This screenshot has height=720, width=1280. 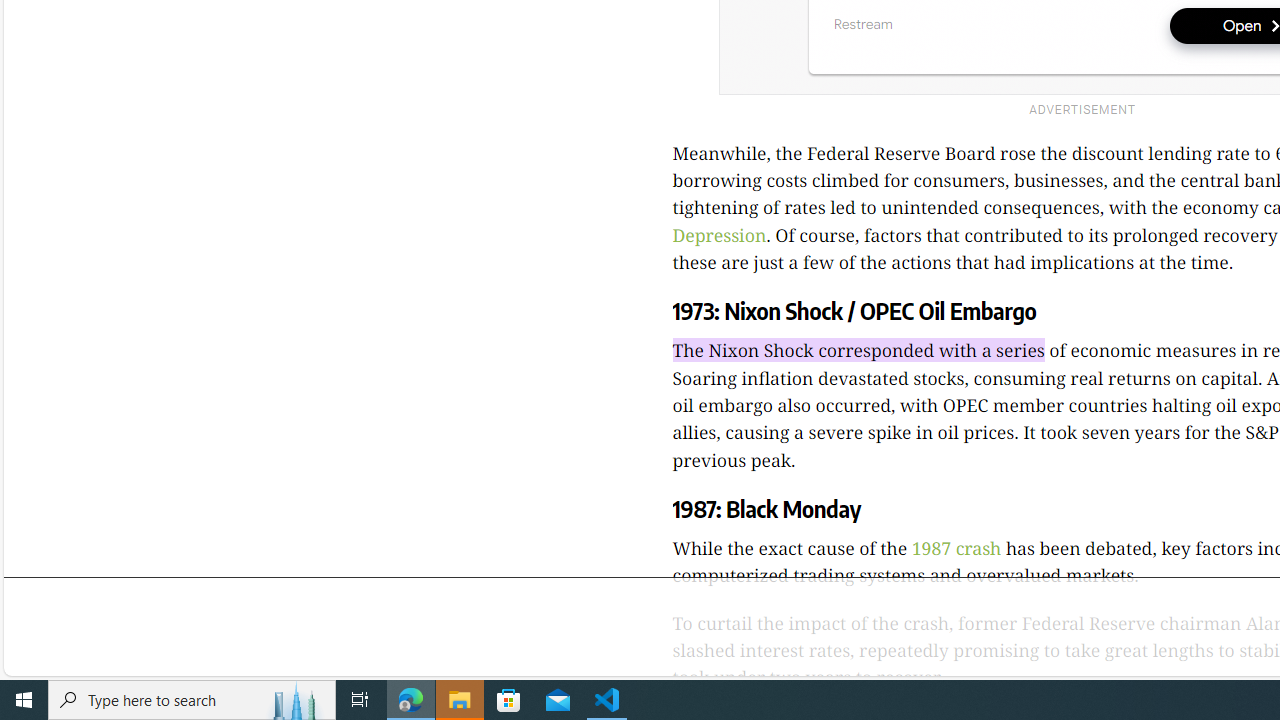 What do you see at coordinates (955, 548) in the screenshot?
I see `'1987 crash'` at bounding box center [955, 548].